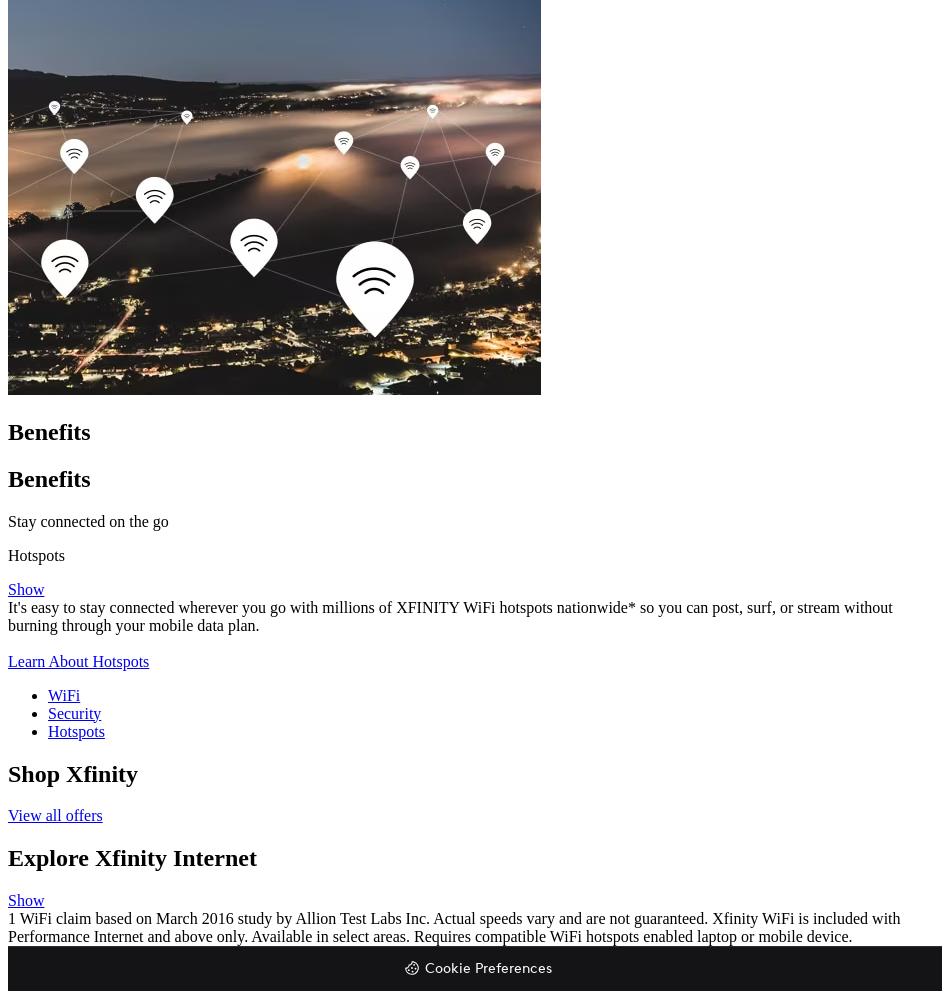 This screenshot has height=995, width=950. I want to click on 'It's easy to stay connected wherever you go with millions of XFINITY WiFi hotspots nationwide* so you can post, surf, or stream without burning through your mobile data plan.', so click(449, 615).